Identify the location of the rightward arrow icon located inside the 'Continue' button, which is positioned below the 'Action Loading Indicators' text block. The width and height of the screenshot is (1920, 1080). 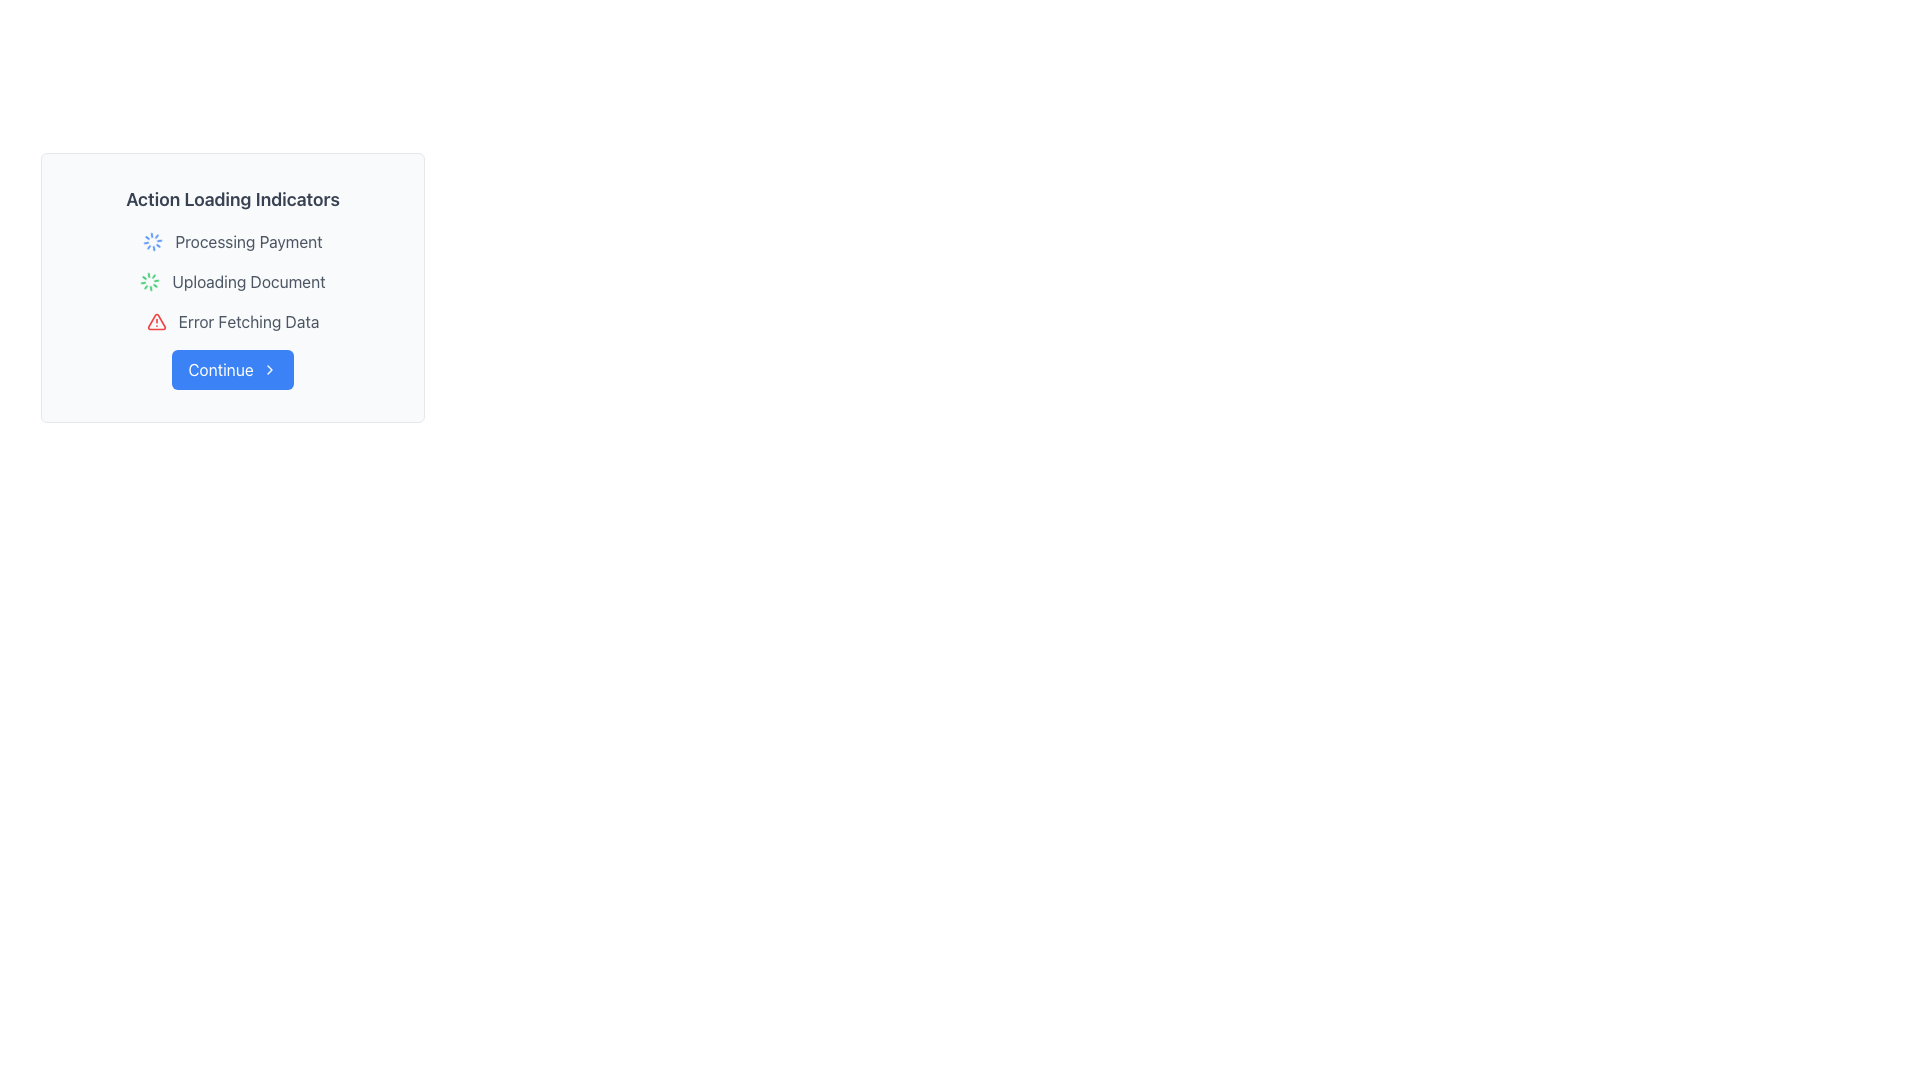
(268, 370).